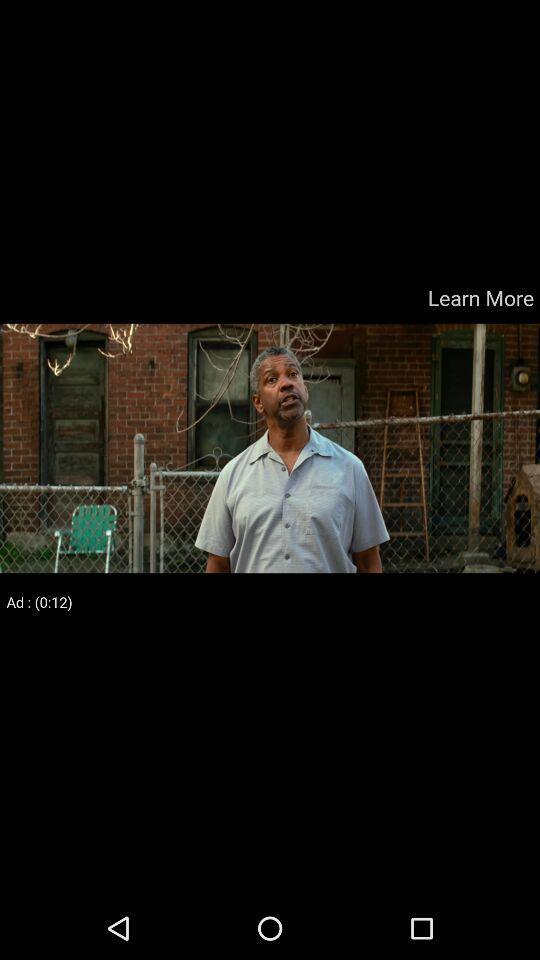  Describe the element at coordinates (270, 448) in the screenshot. I see `colour pinter` at that location.